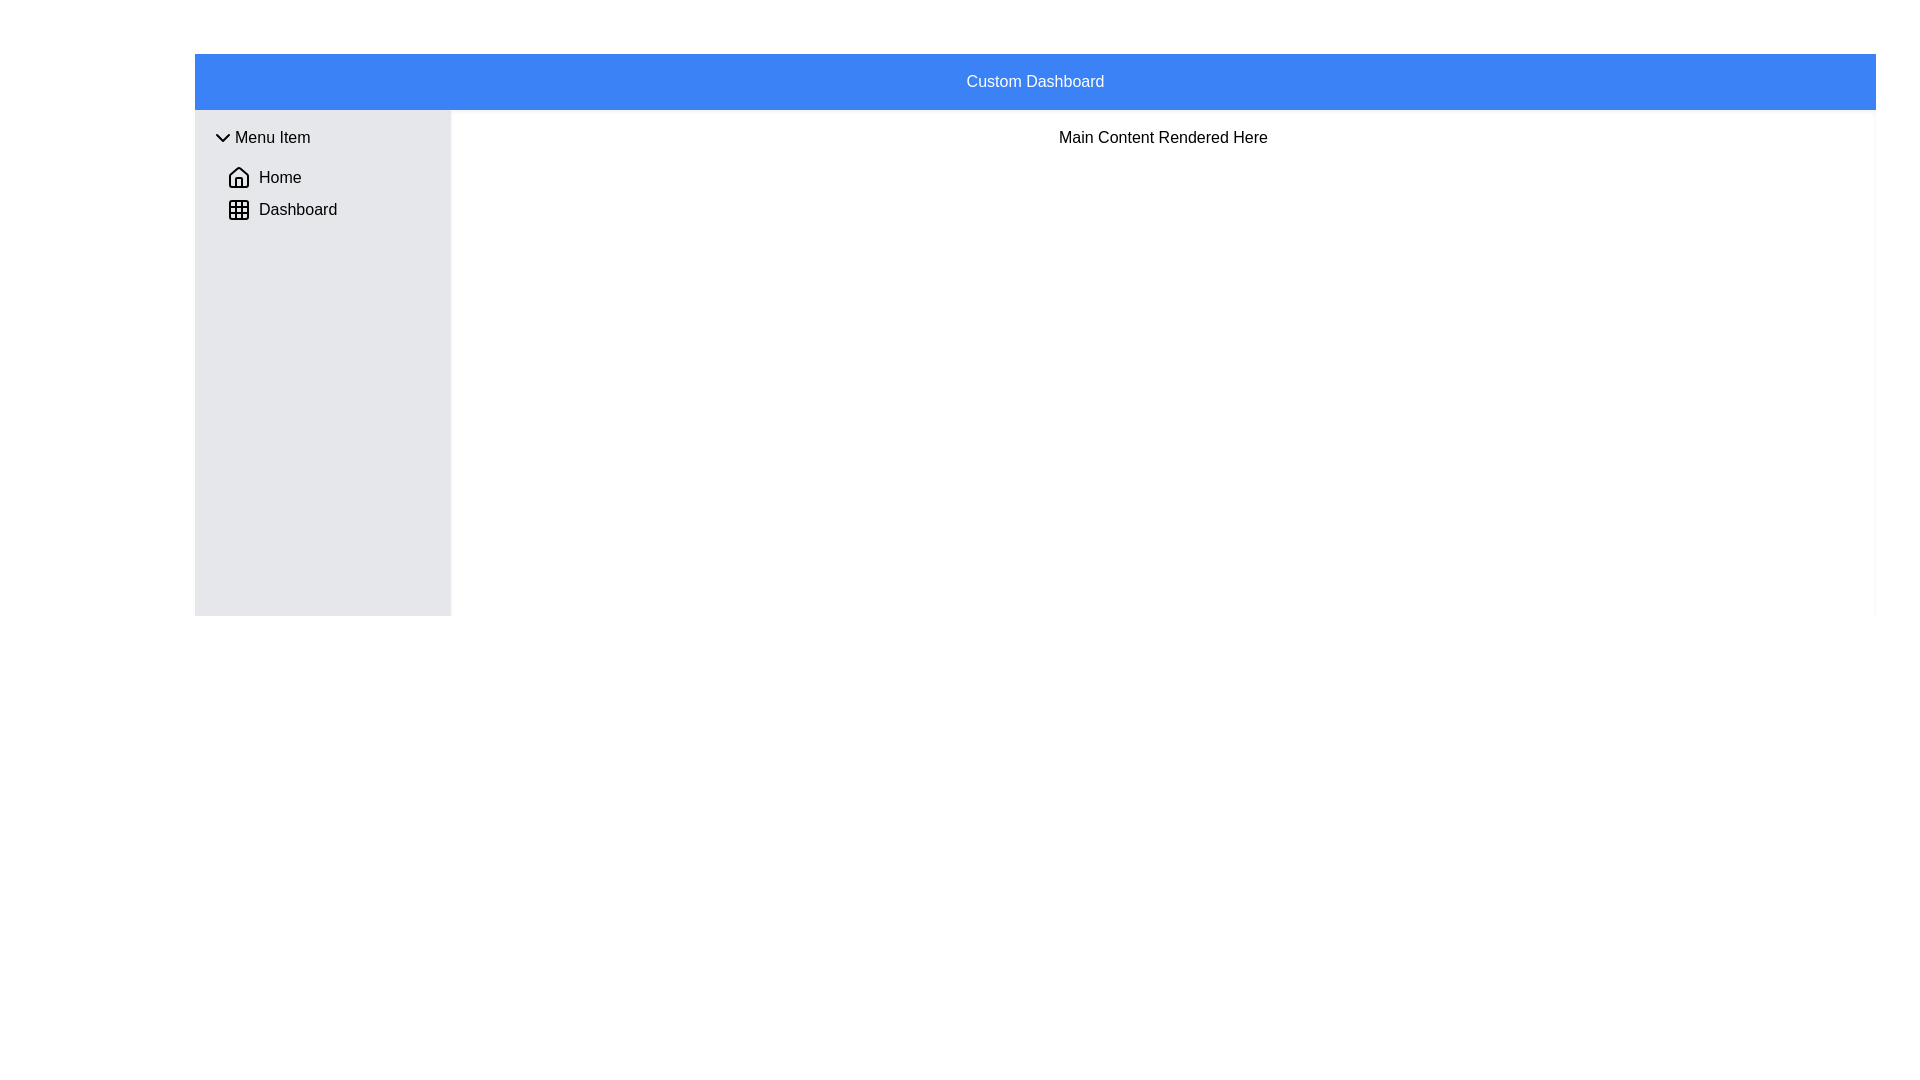 The width and height of the screenshot is (1920, 1080). What do you see at coordinates (271, 137) in the screenshot?
I see `the menu item label located in the left navigation panel, positioned below an arrow icon and above the 'Home' and 'Dashboard' navigation items` at bounding box center [271, 137].